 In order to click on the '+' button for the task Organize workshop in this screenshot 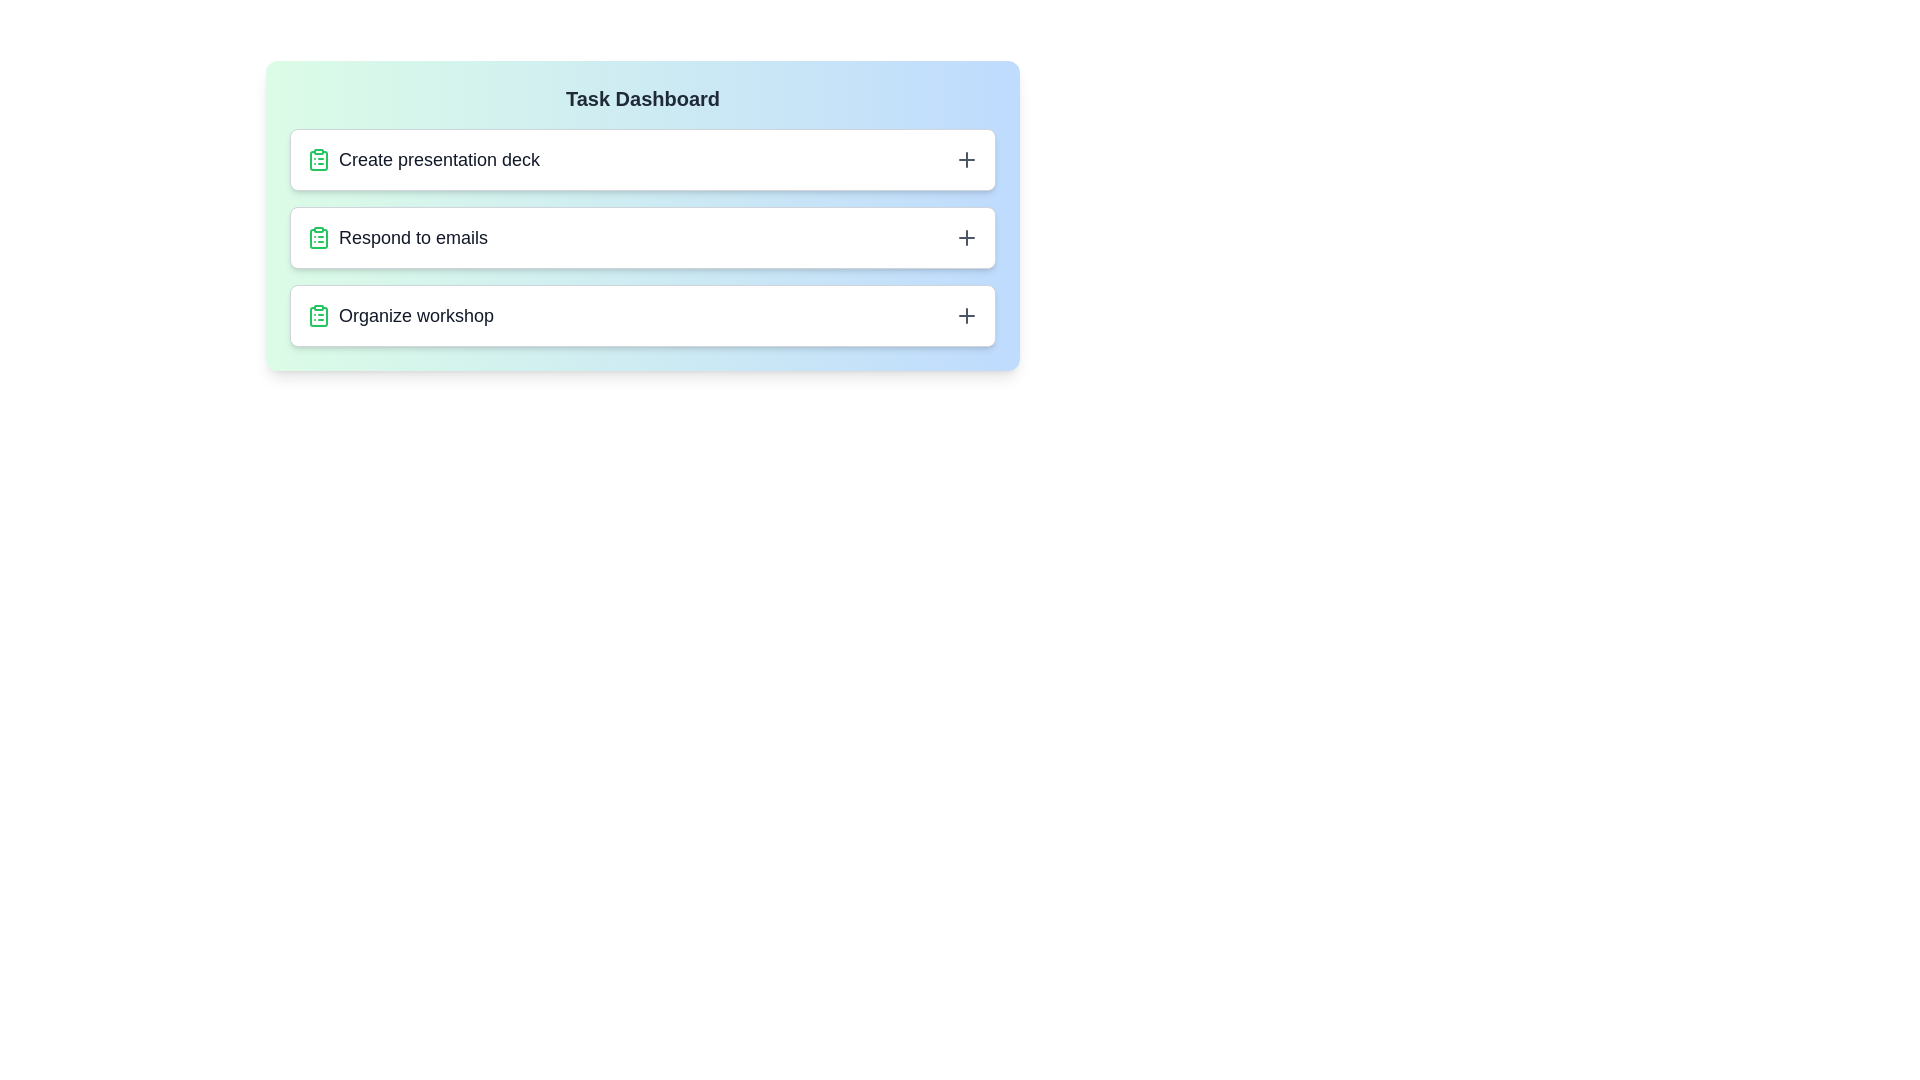, I will do `click(966, 315)`.